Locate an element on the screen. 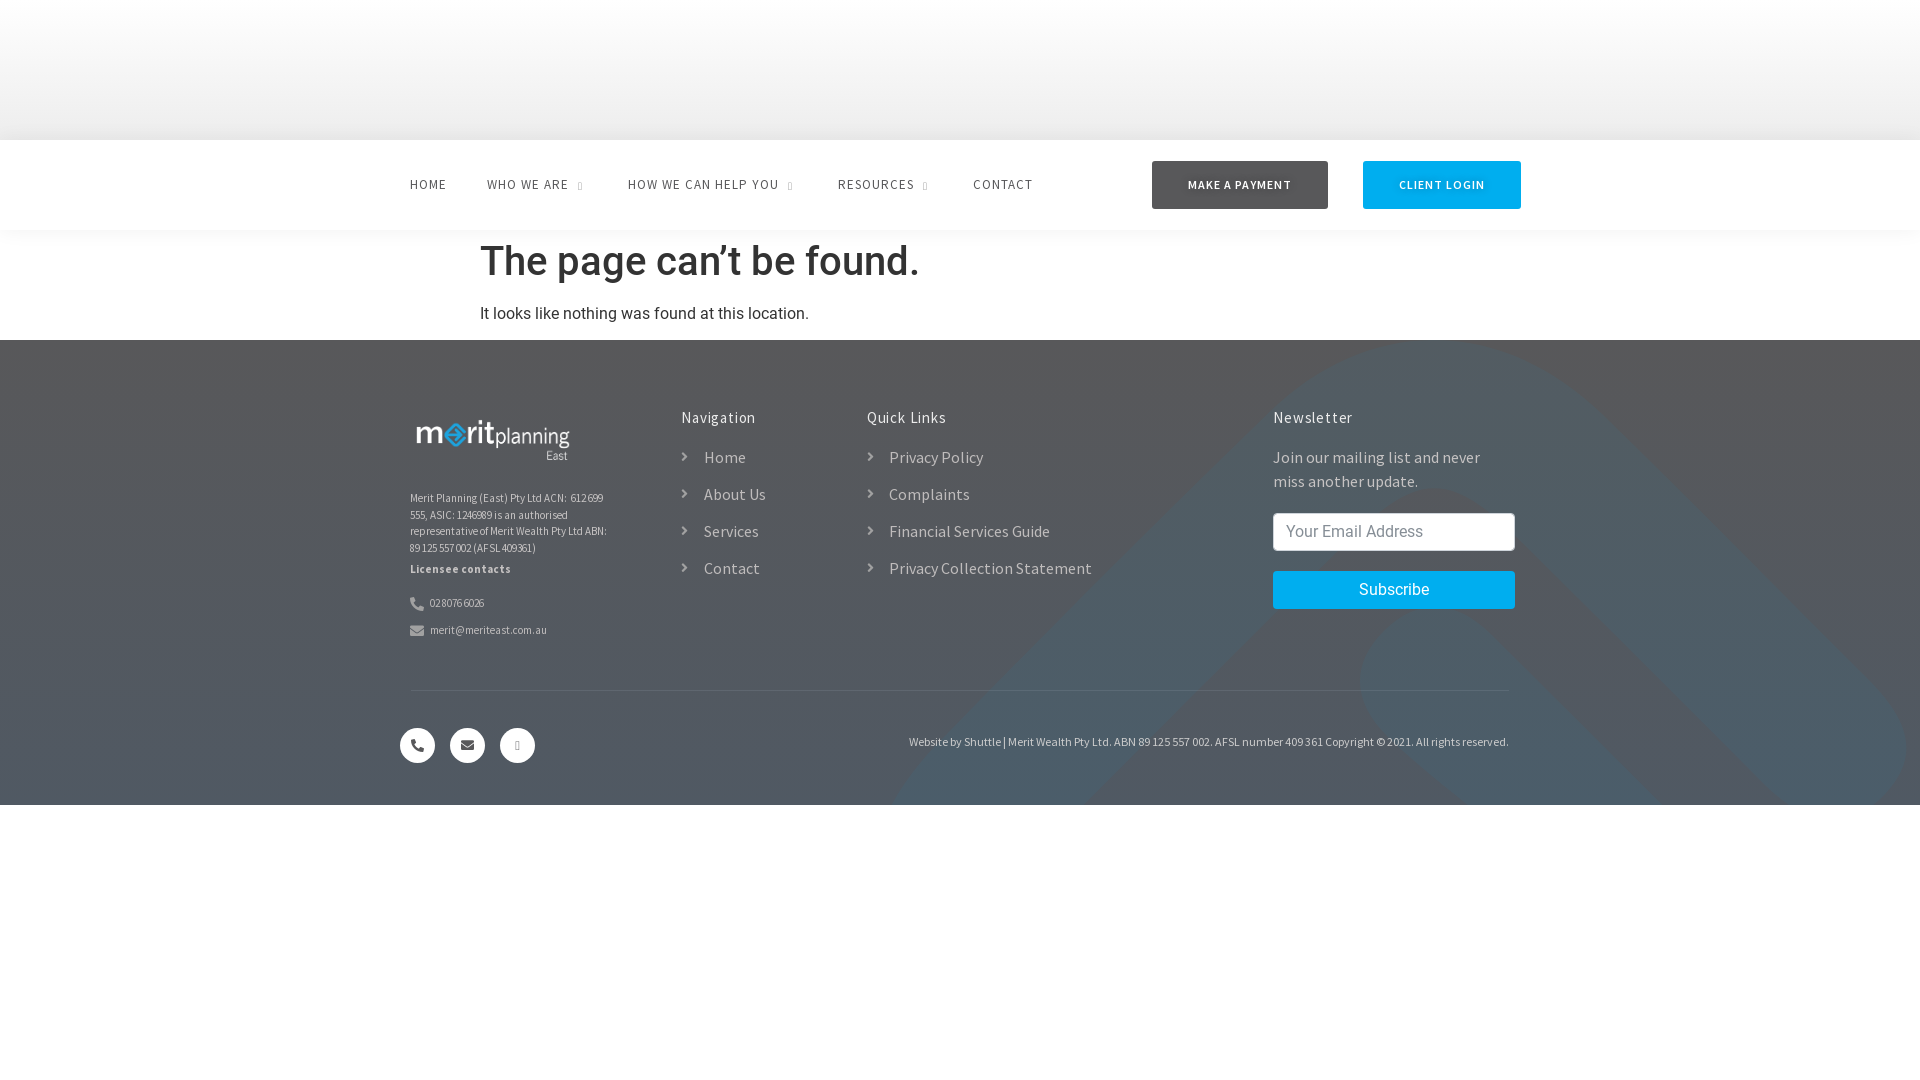 This screenshot has height=1080, width=1920. 'Privacy Collection Statement' is located at coordinates (1044, 567).